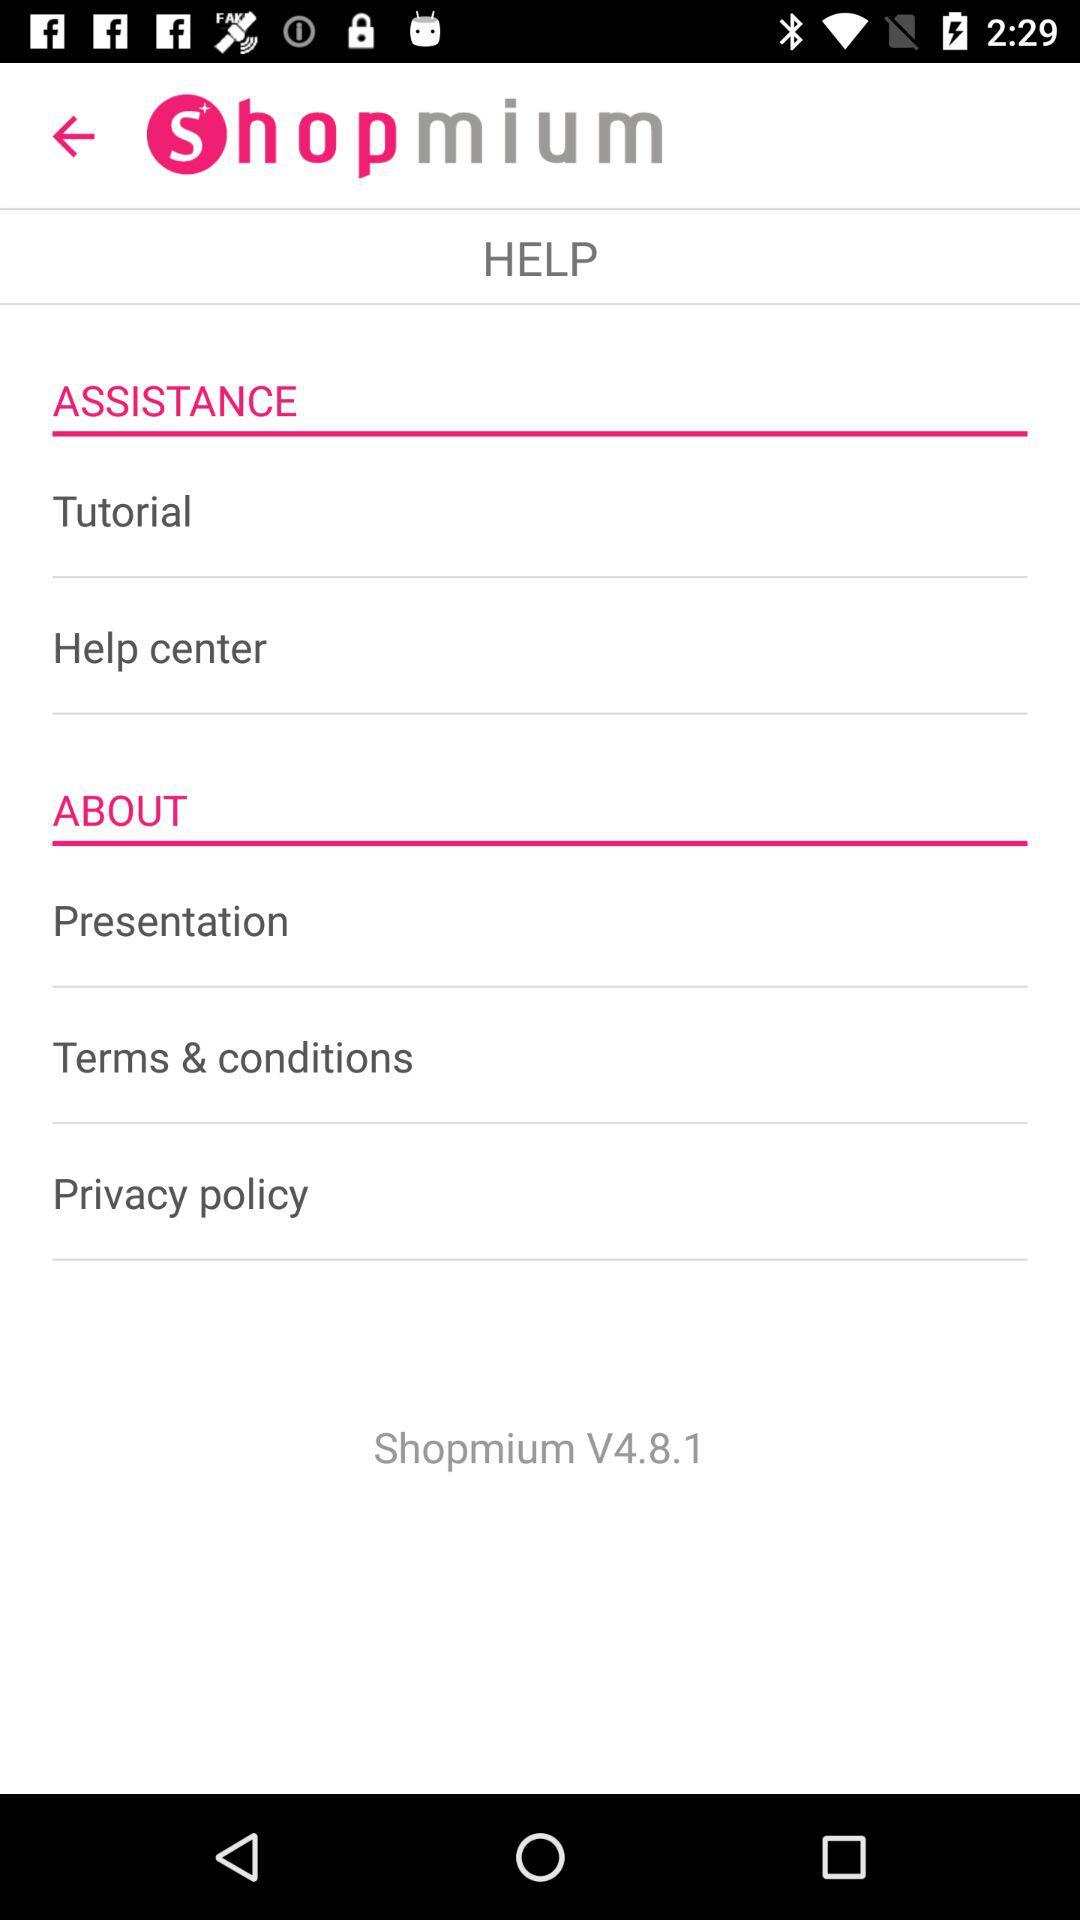  I want to click on the item below terms & conditions, so click(540, 1192).